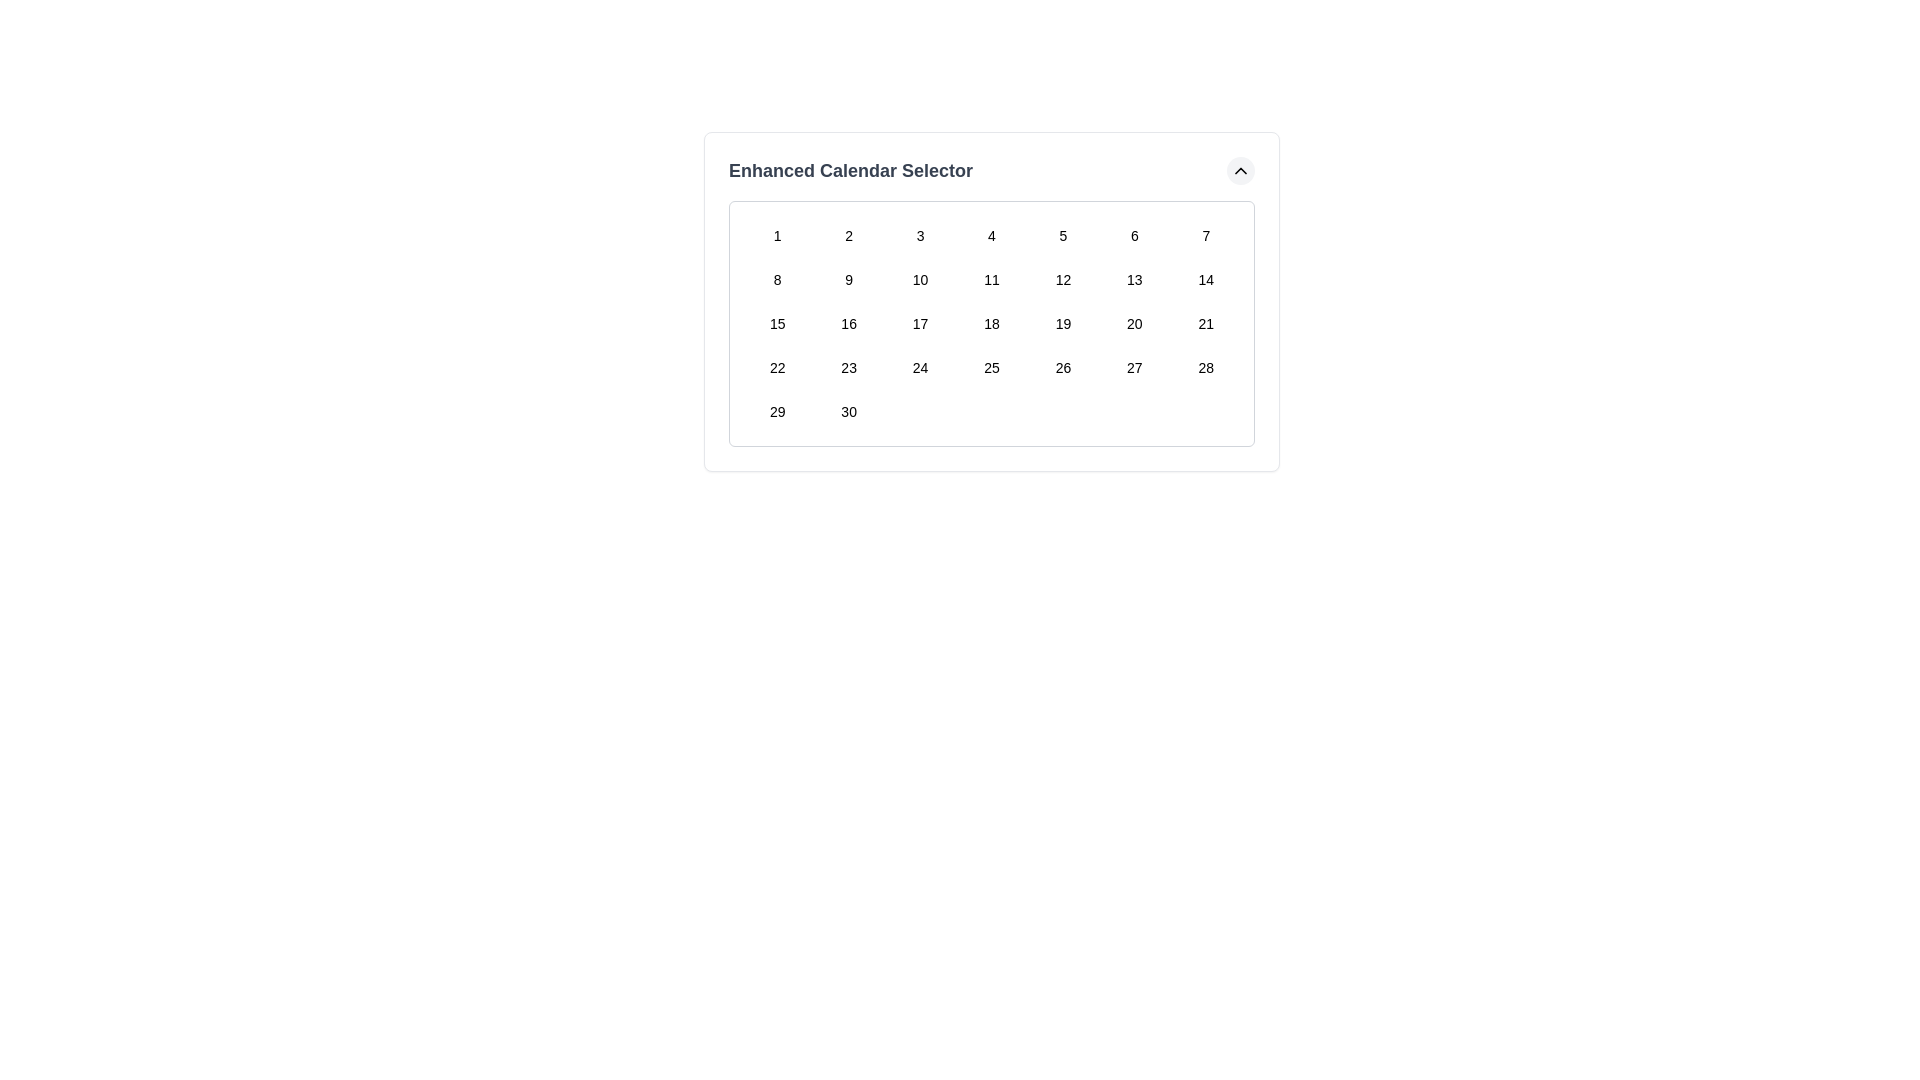 Image resolution: width=1920 pixels, height=1080 pixels. Describe the element at coordinates (919, 323) in the screenshot. I see `the button displaying '17' in the Enhanced Calendar Selector grid` at that location.